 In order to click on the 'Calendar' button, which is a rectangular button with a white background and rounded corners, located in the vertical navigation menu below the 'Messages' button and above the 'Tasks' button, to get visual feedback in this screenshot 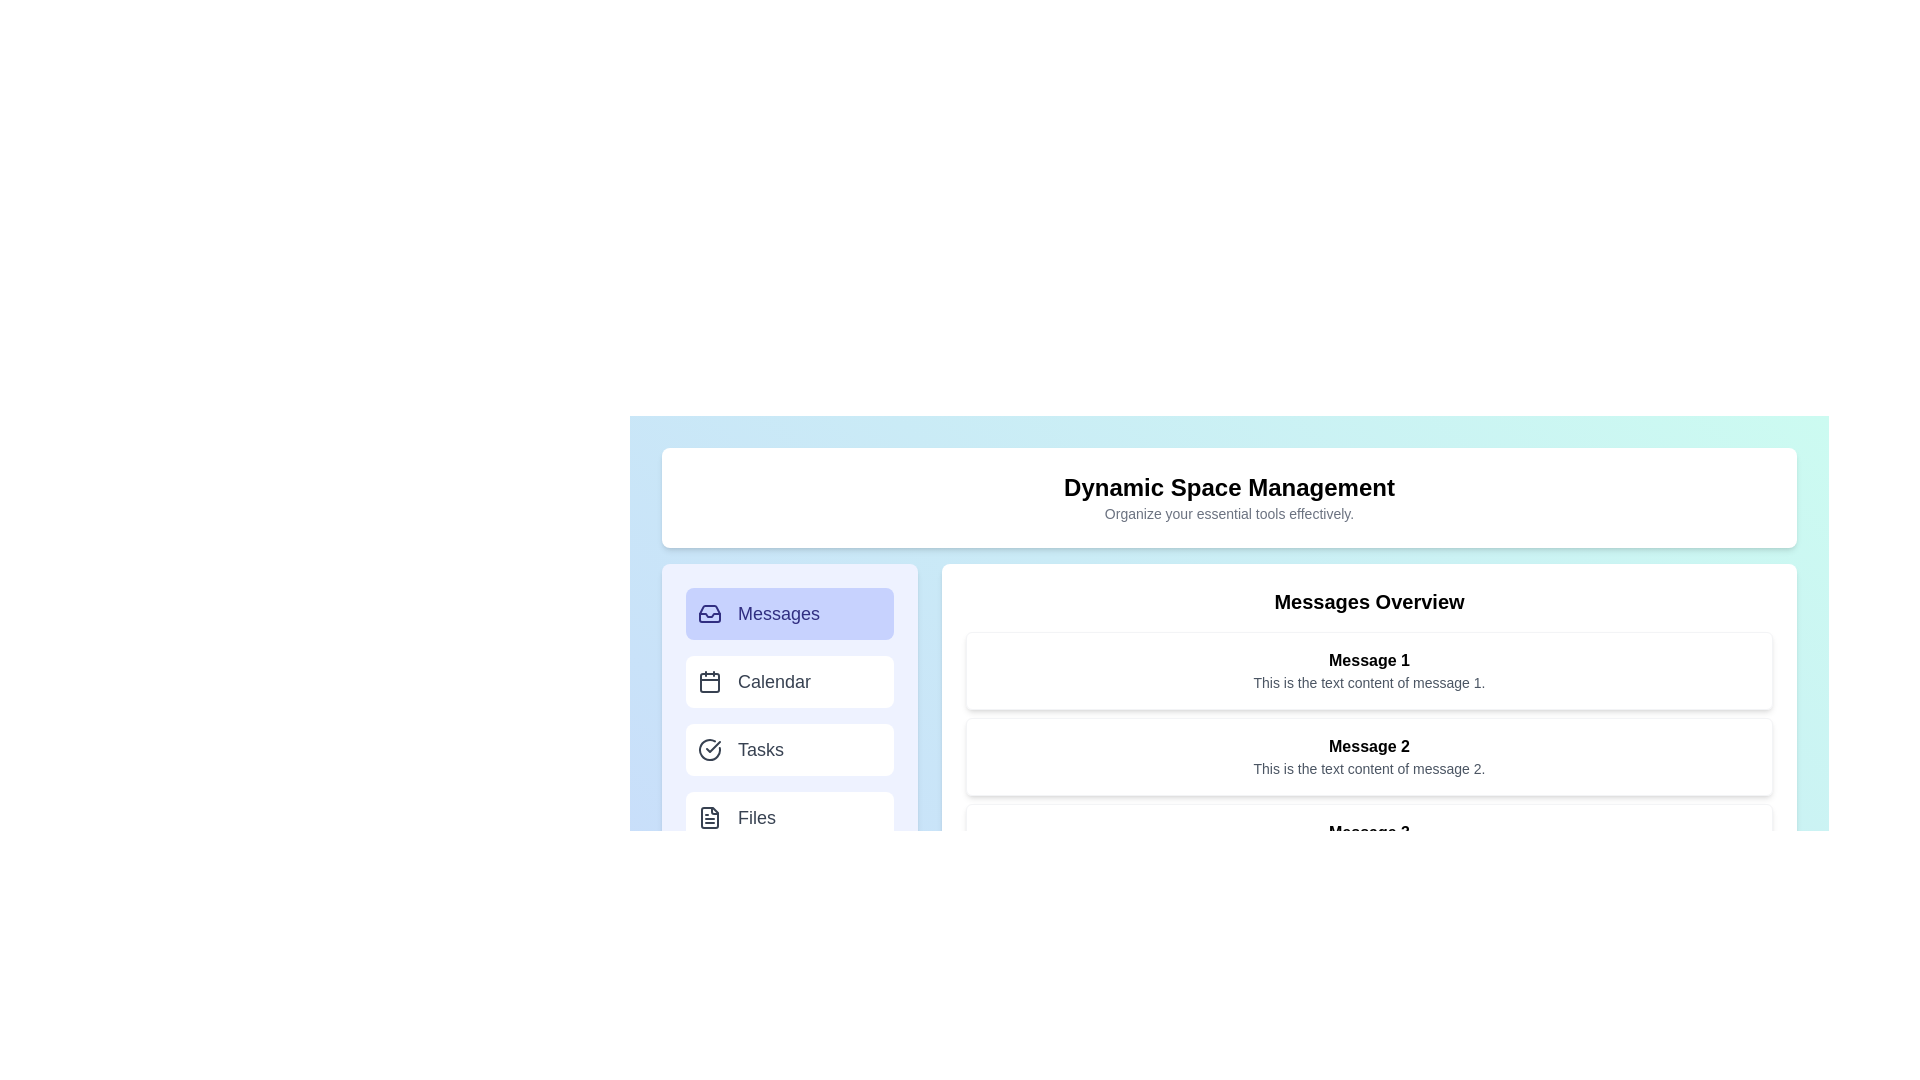, I will do `click(789, 681)`.